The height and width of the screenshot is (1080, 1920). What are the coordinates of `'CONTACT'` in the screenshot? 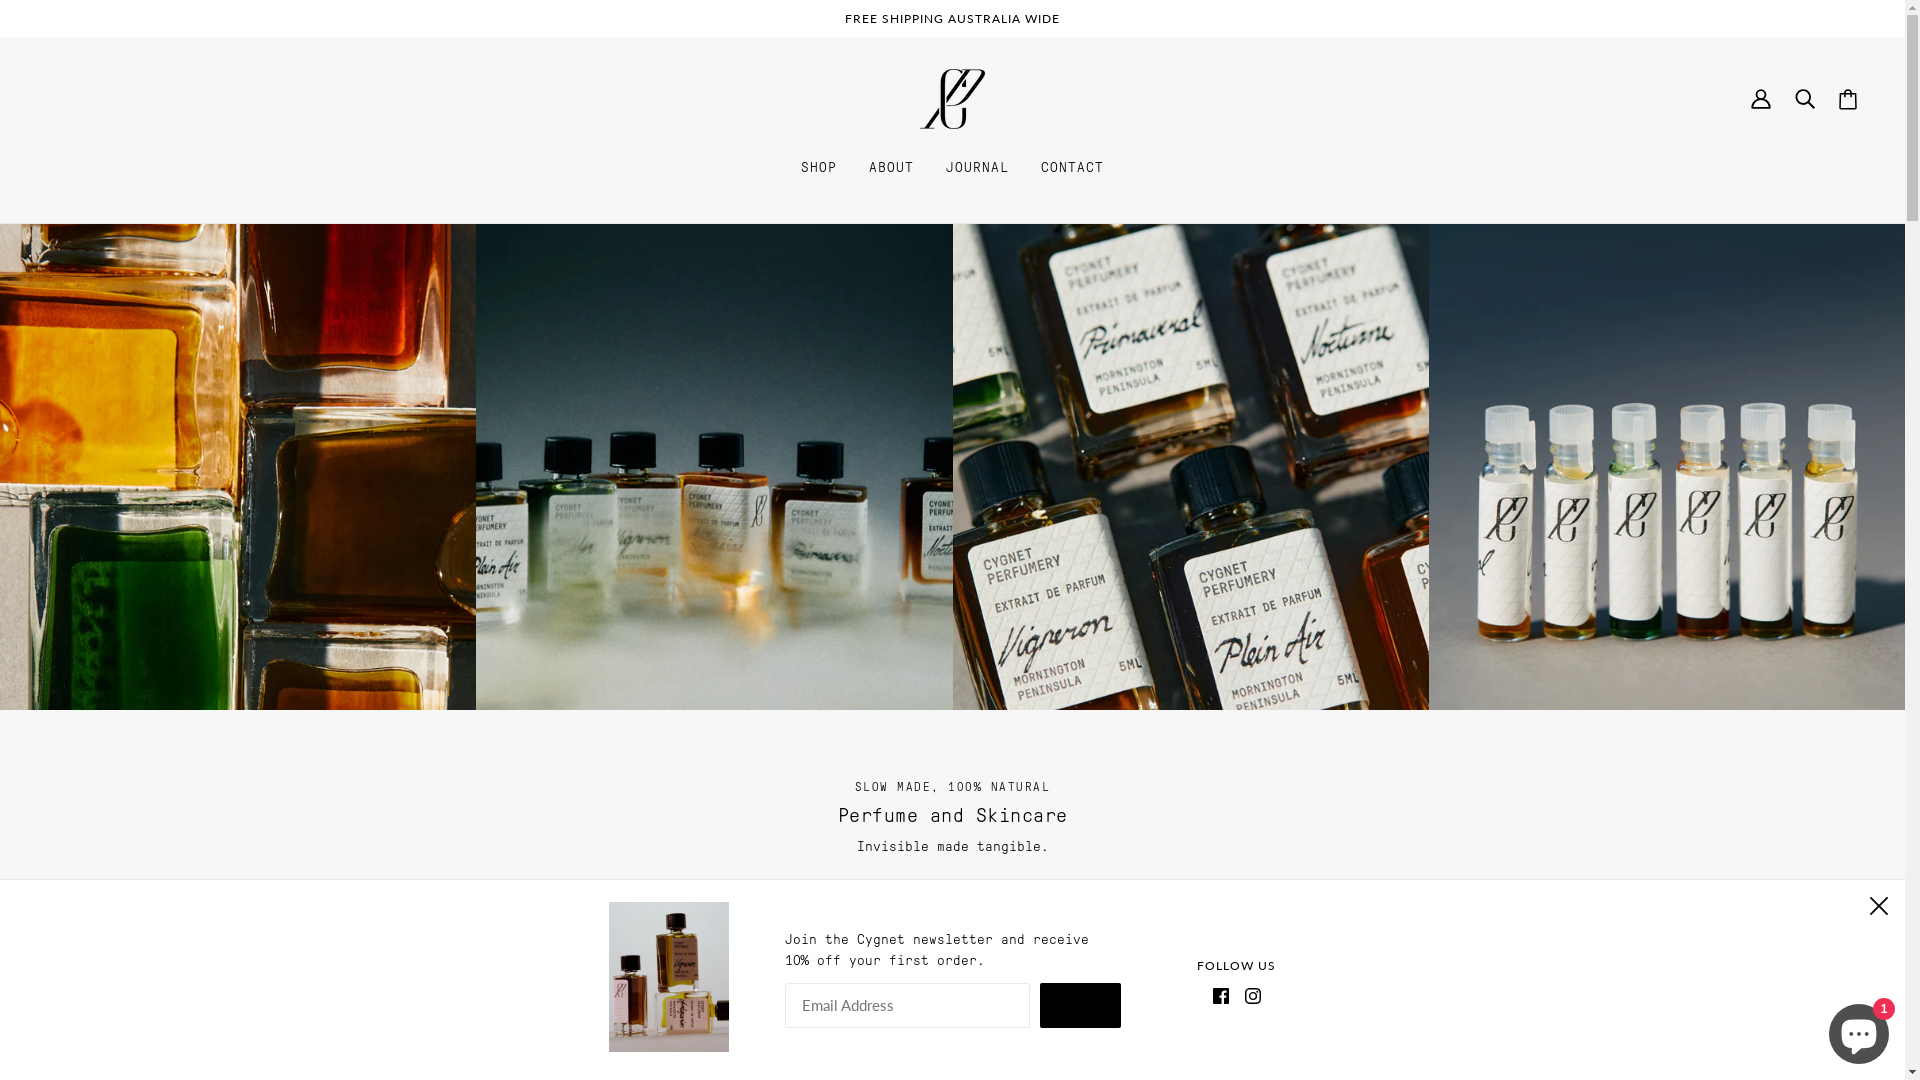 It's located at (1071, 167).